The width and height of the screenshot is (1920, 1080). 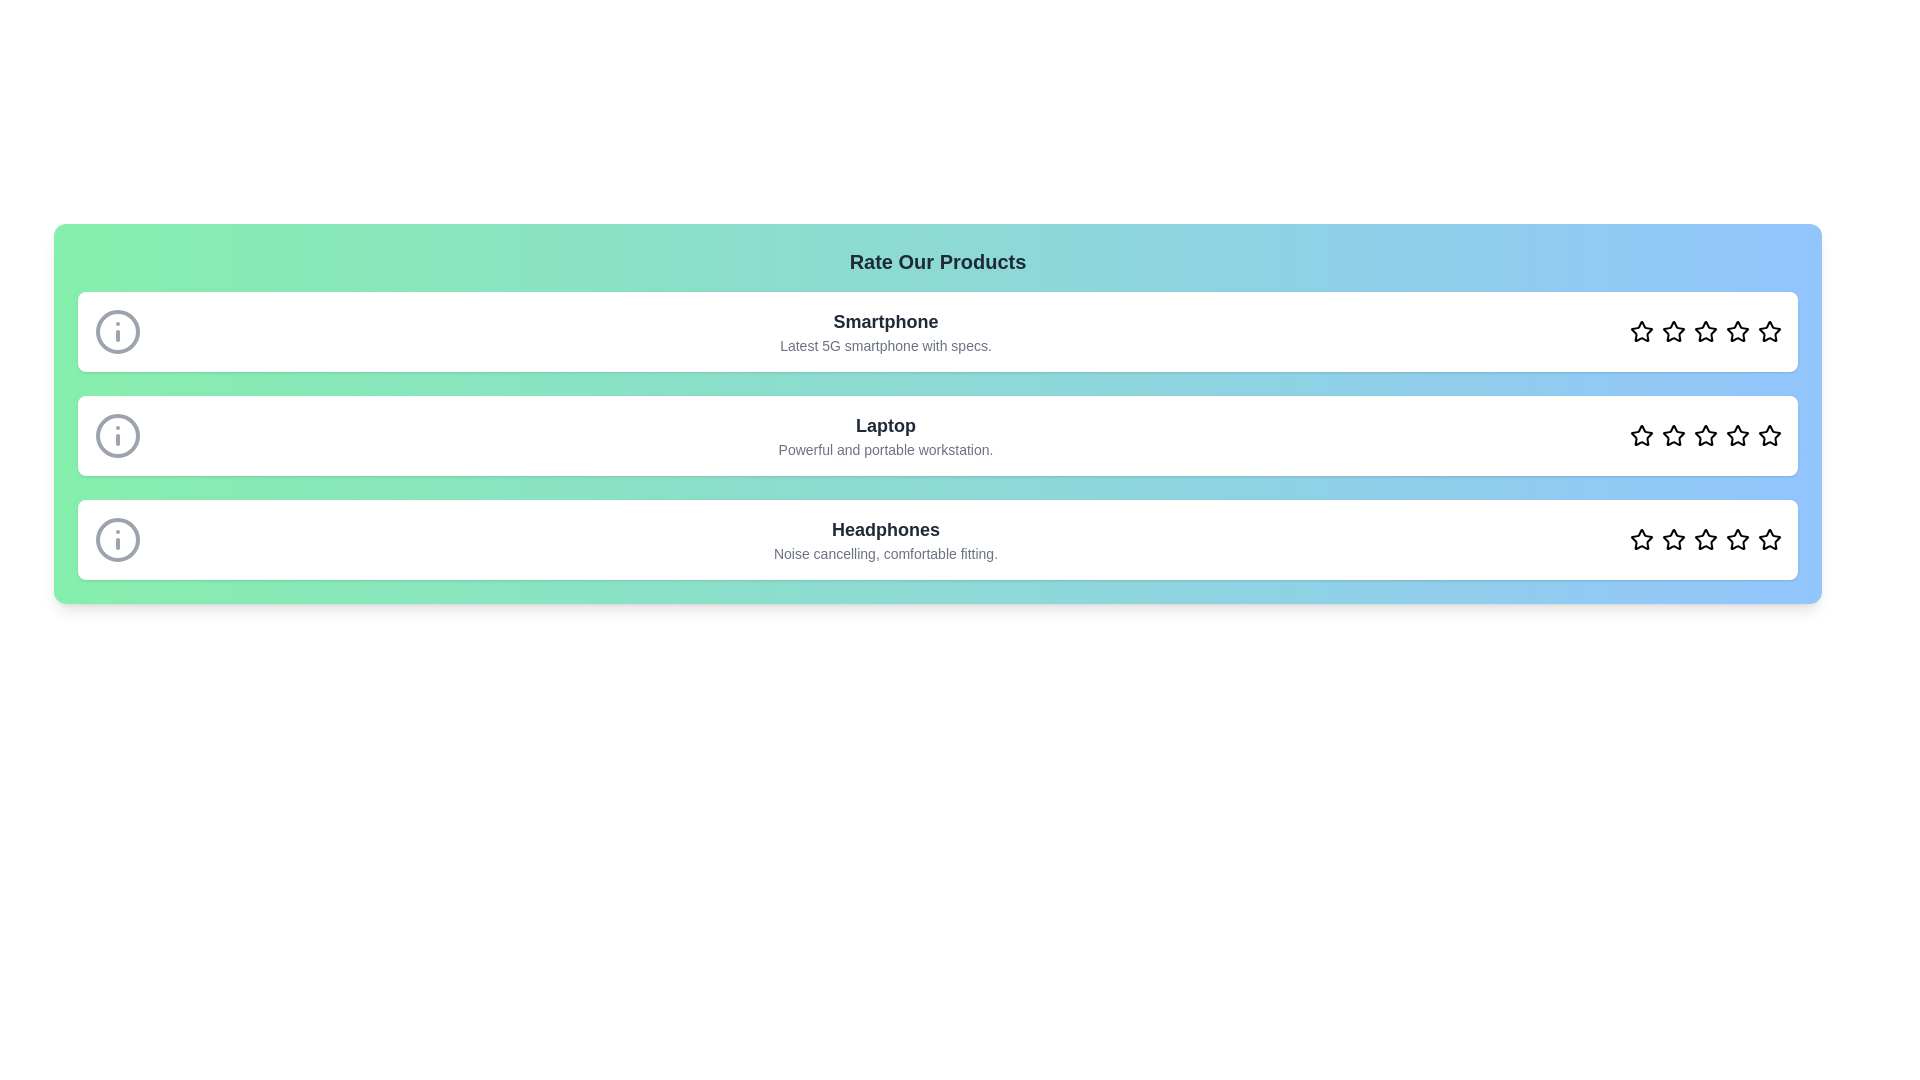 What do you see at coordinates (1704, 330) in the screenshot?
I see `the fourth star-shaped Interactive Rating Icon` at bounding box center [1704, 330].